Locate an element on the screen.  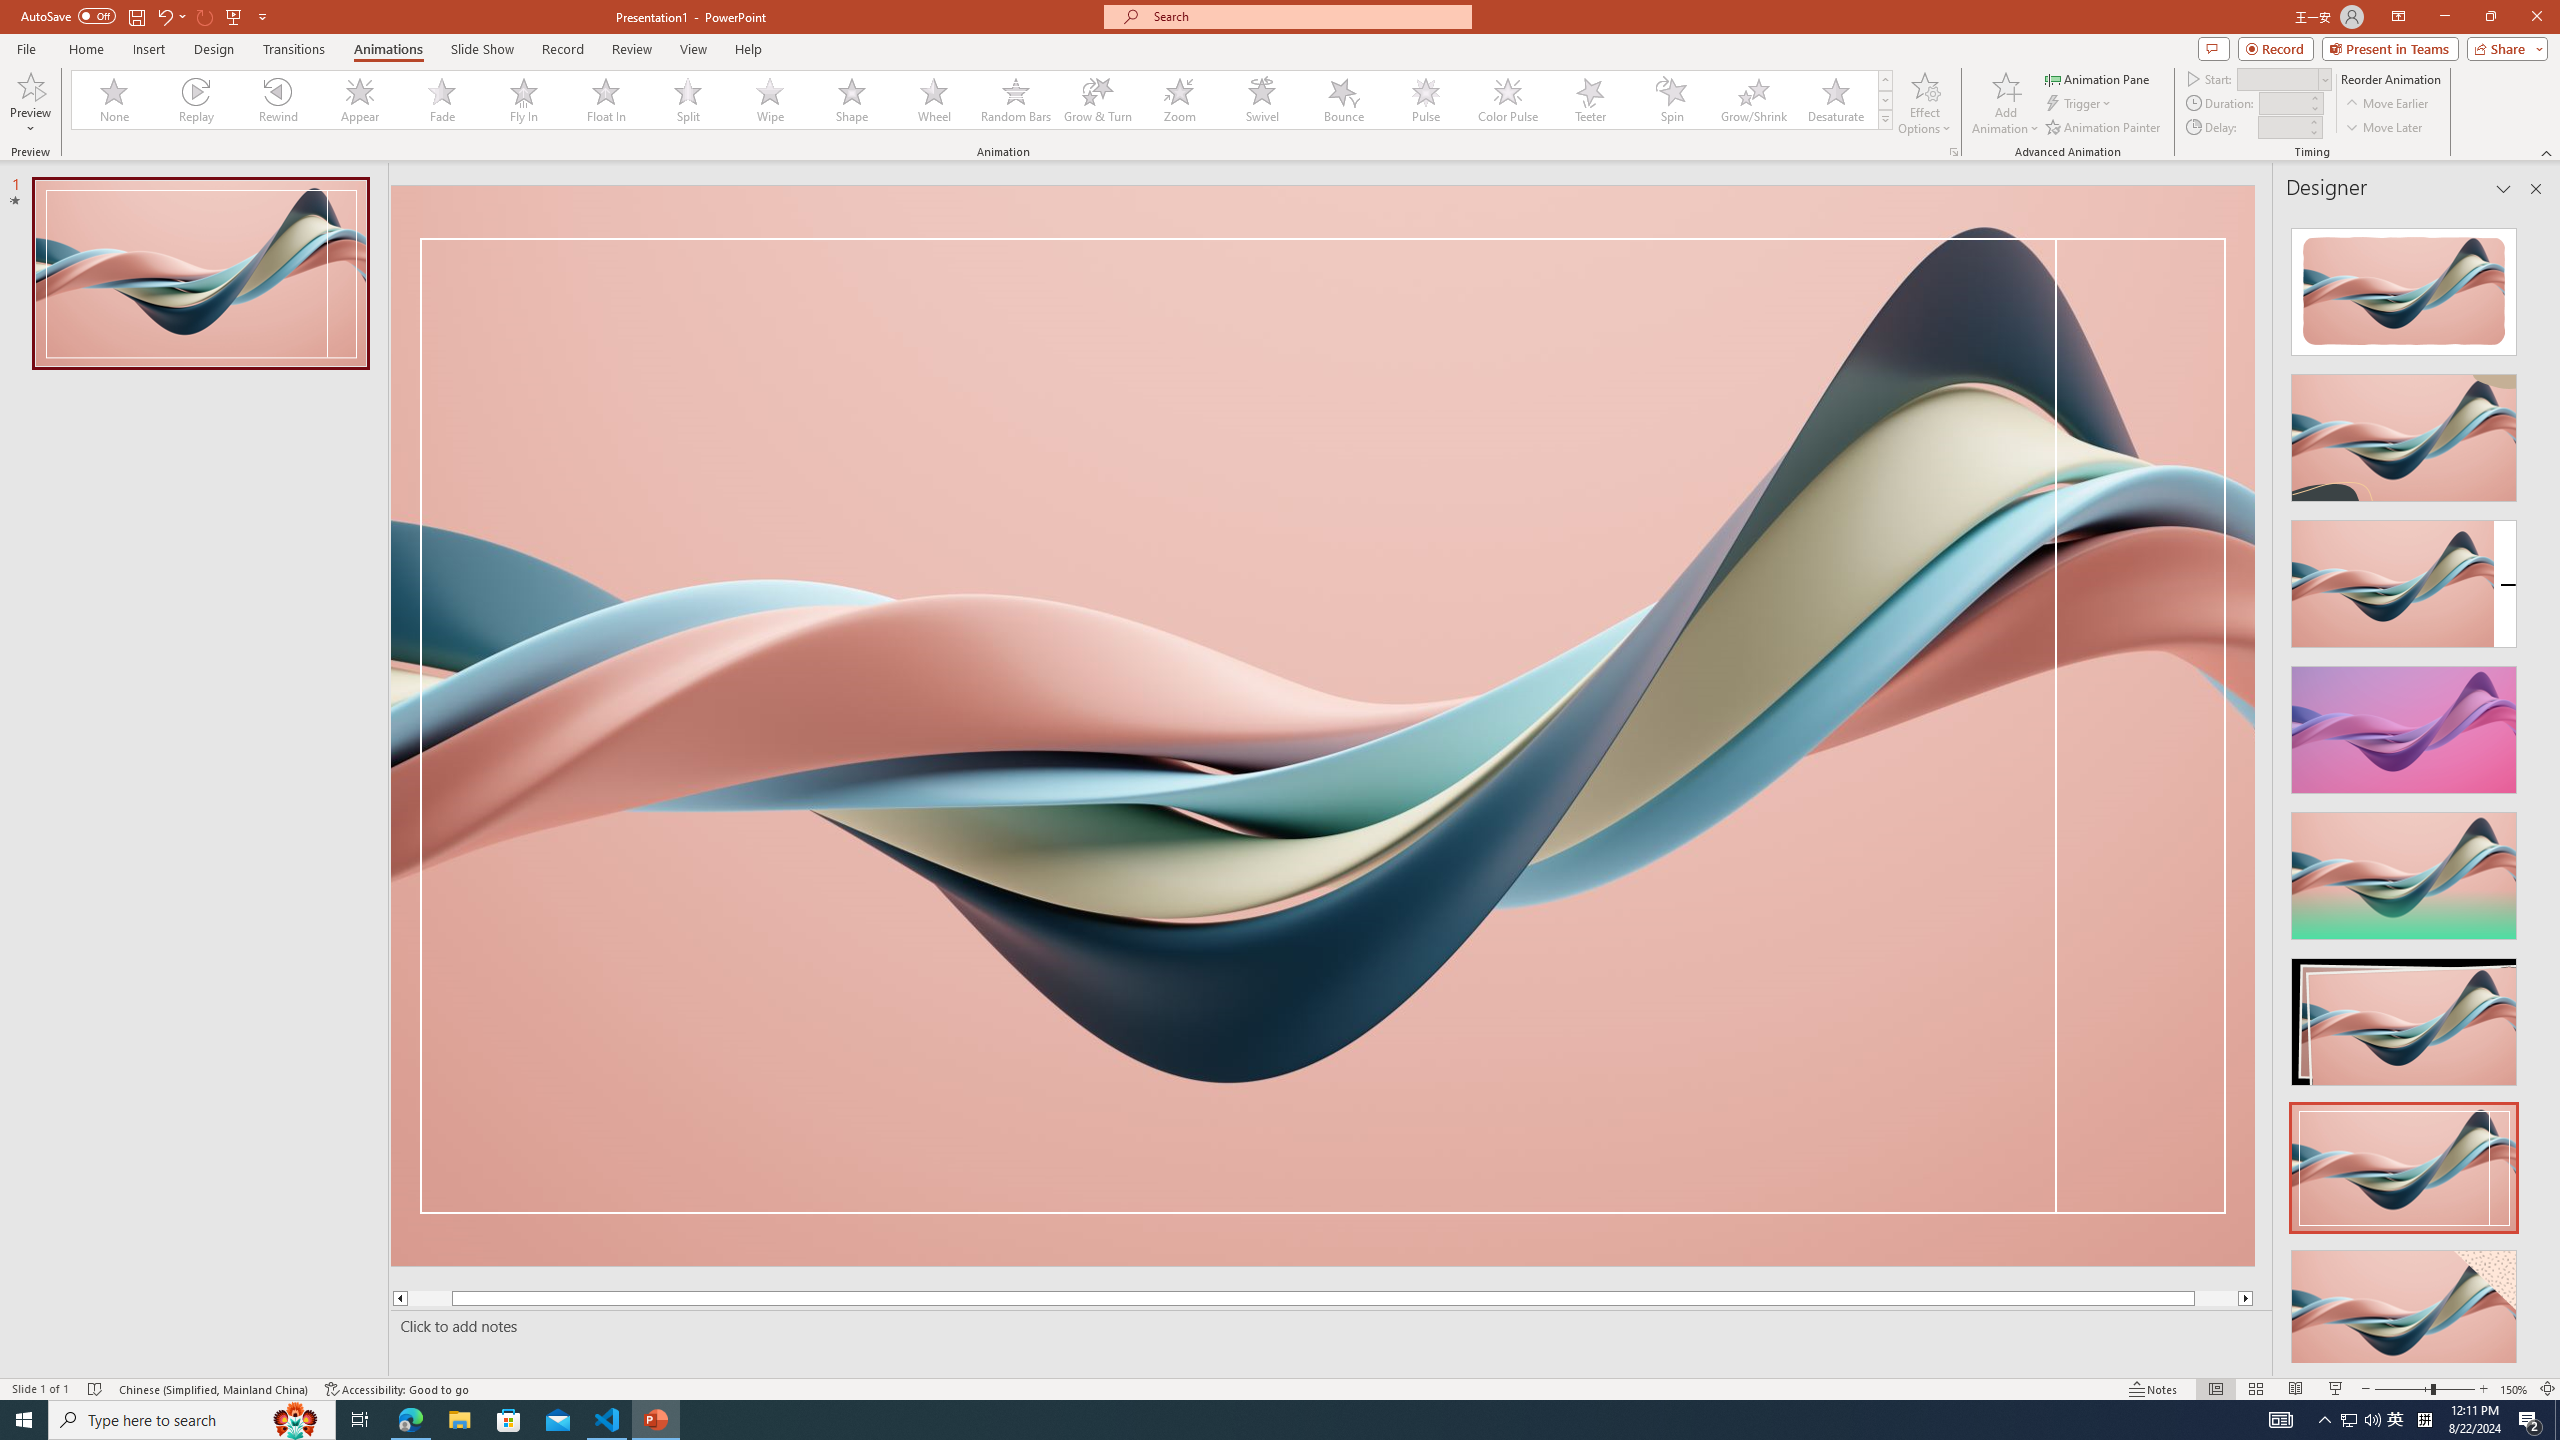
'Swivel' is located at coordinates (1261, 99).